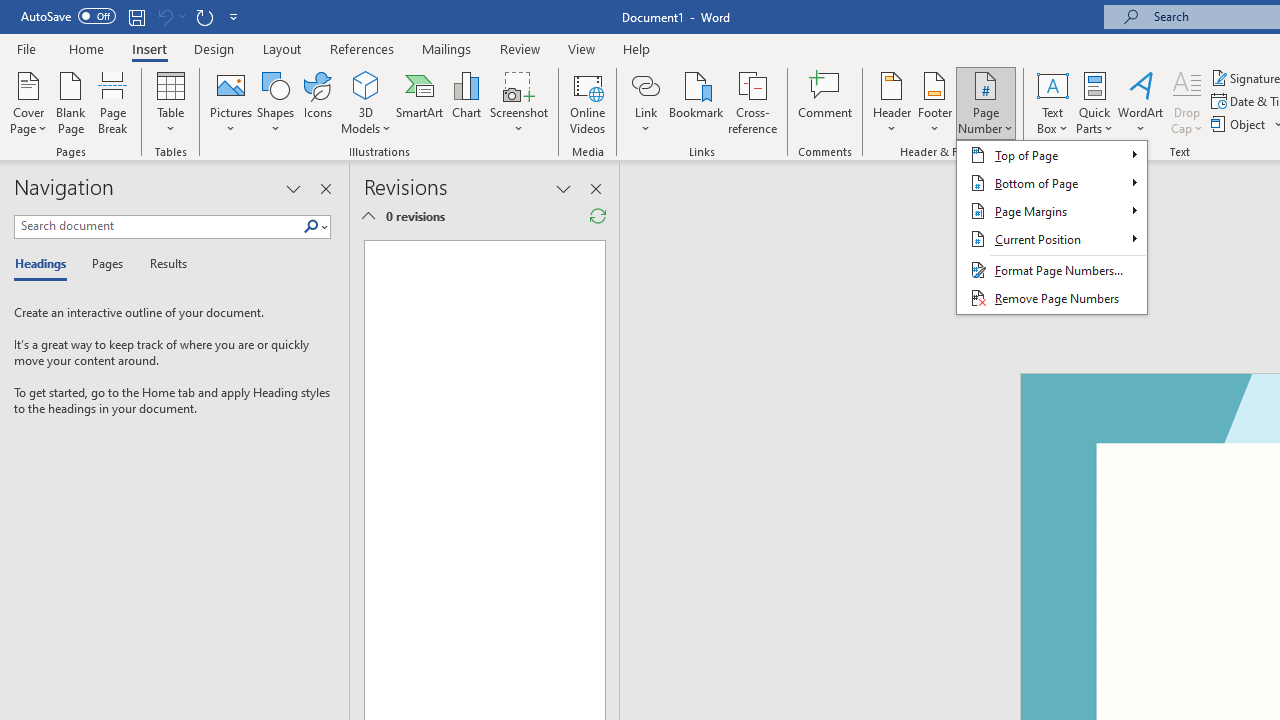 Image resolution: width=1280 pixels, height=720 pixels. Describe the element at coordinates (164, 16) in the screenshot. I see `'Can'` at that location.